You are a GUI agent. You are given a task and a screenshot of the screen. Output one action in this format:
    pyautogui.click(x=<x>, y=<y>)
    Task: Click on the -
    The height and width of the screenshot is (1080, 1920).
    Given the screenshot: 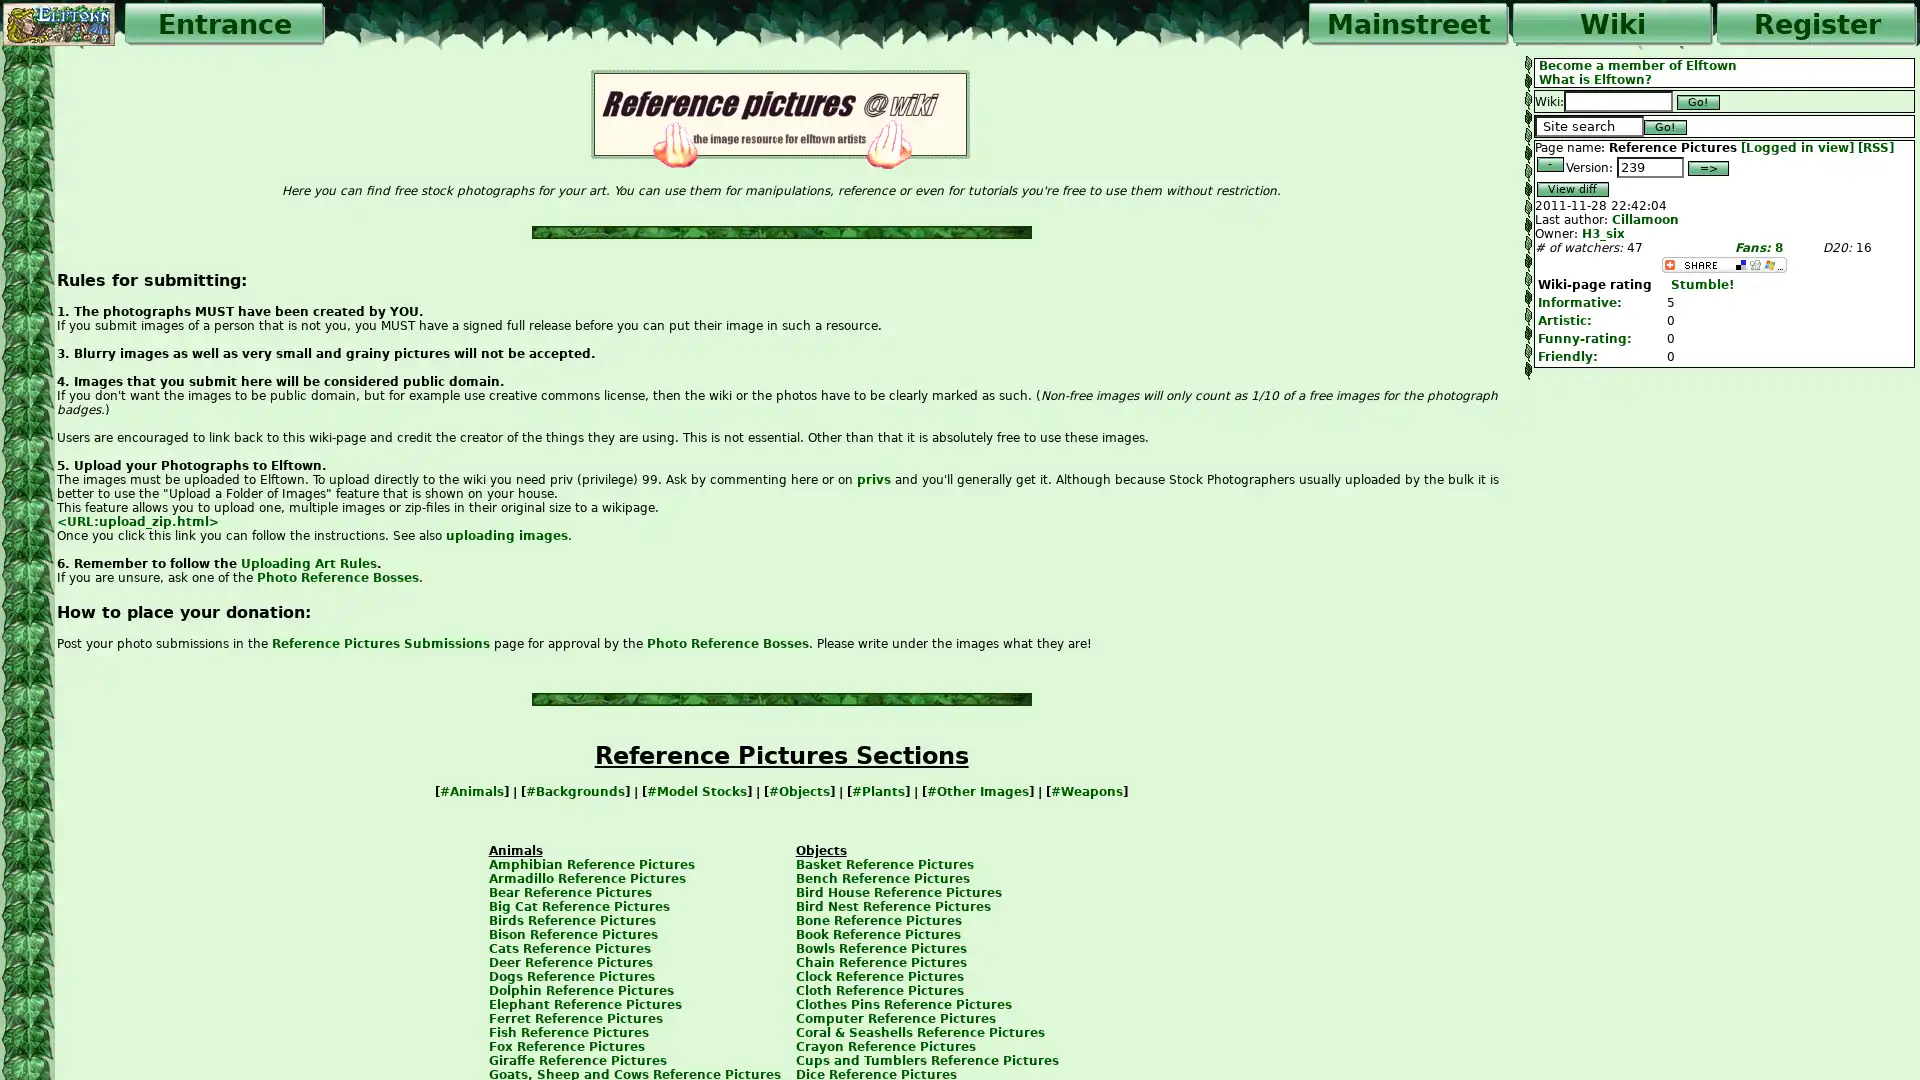 What is the action you would take?
    pyautogui.click(x=1549, y=163)
    